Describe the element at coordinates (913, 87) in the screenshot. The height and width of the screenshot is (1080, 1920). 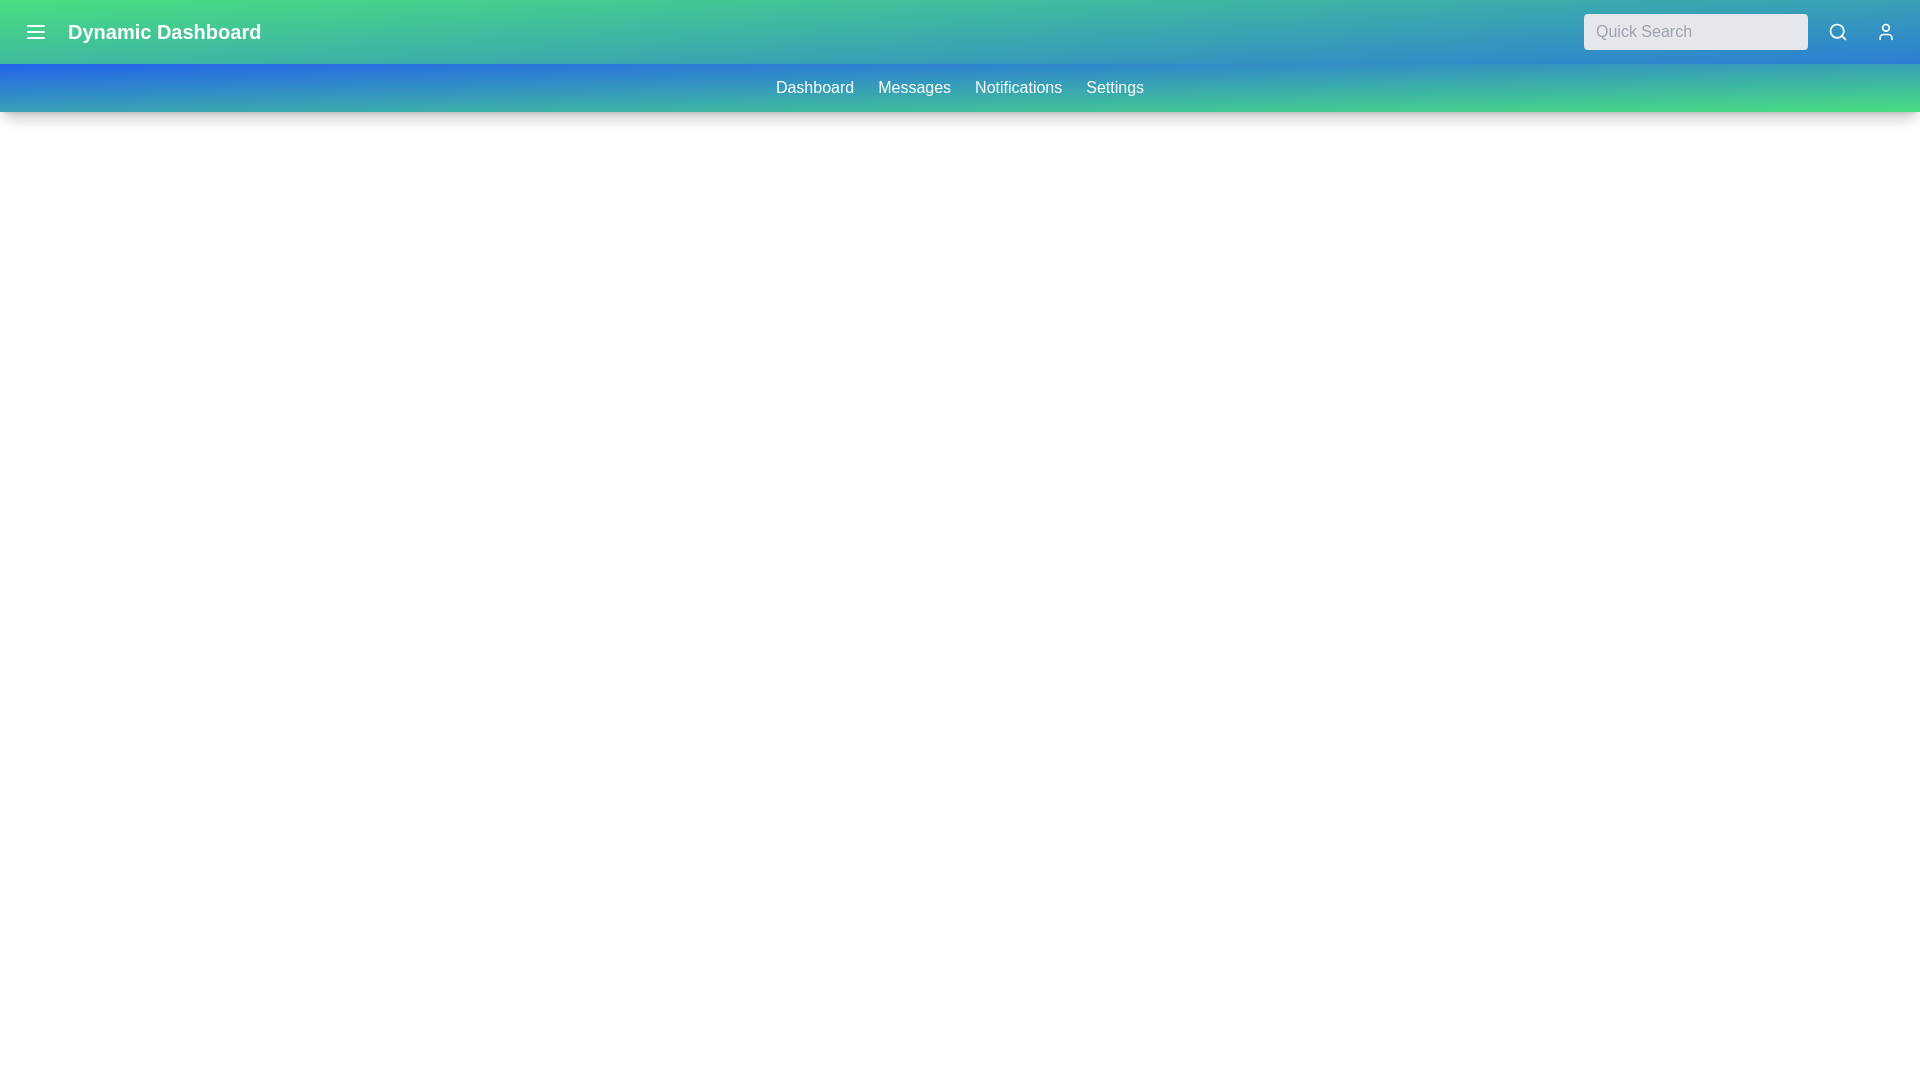
I see `the 'Messages' text link on the blue-green navigation bar` at that location.